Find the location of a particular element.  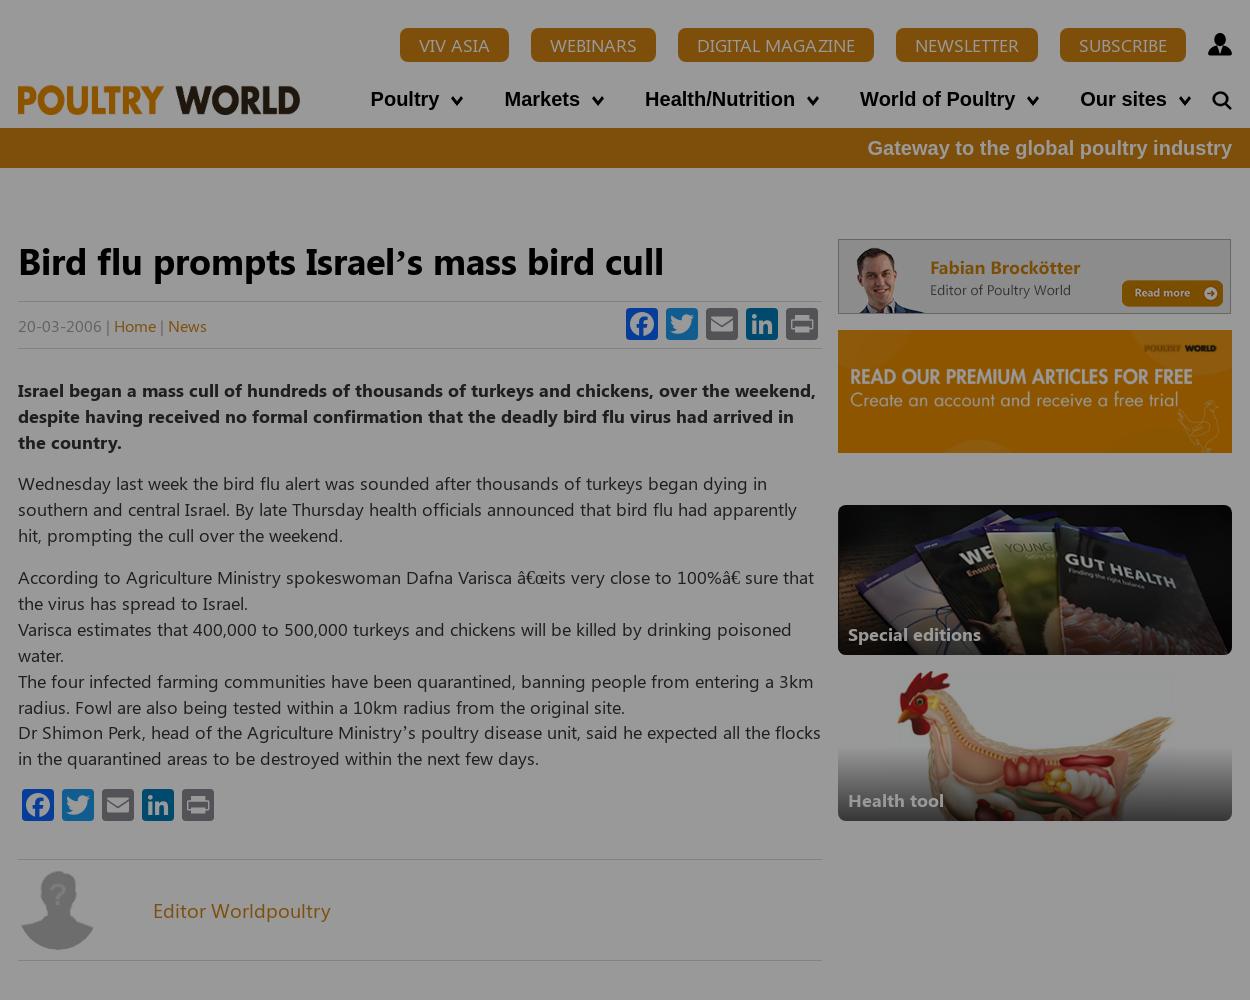

'Processing' is located at coordinates (340, 110).